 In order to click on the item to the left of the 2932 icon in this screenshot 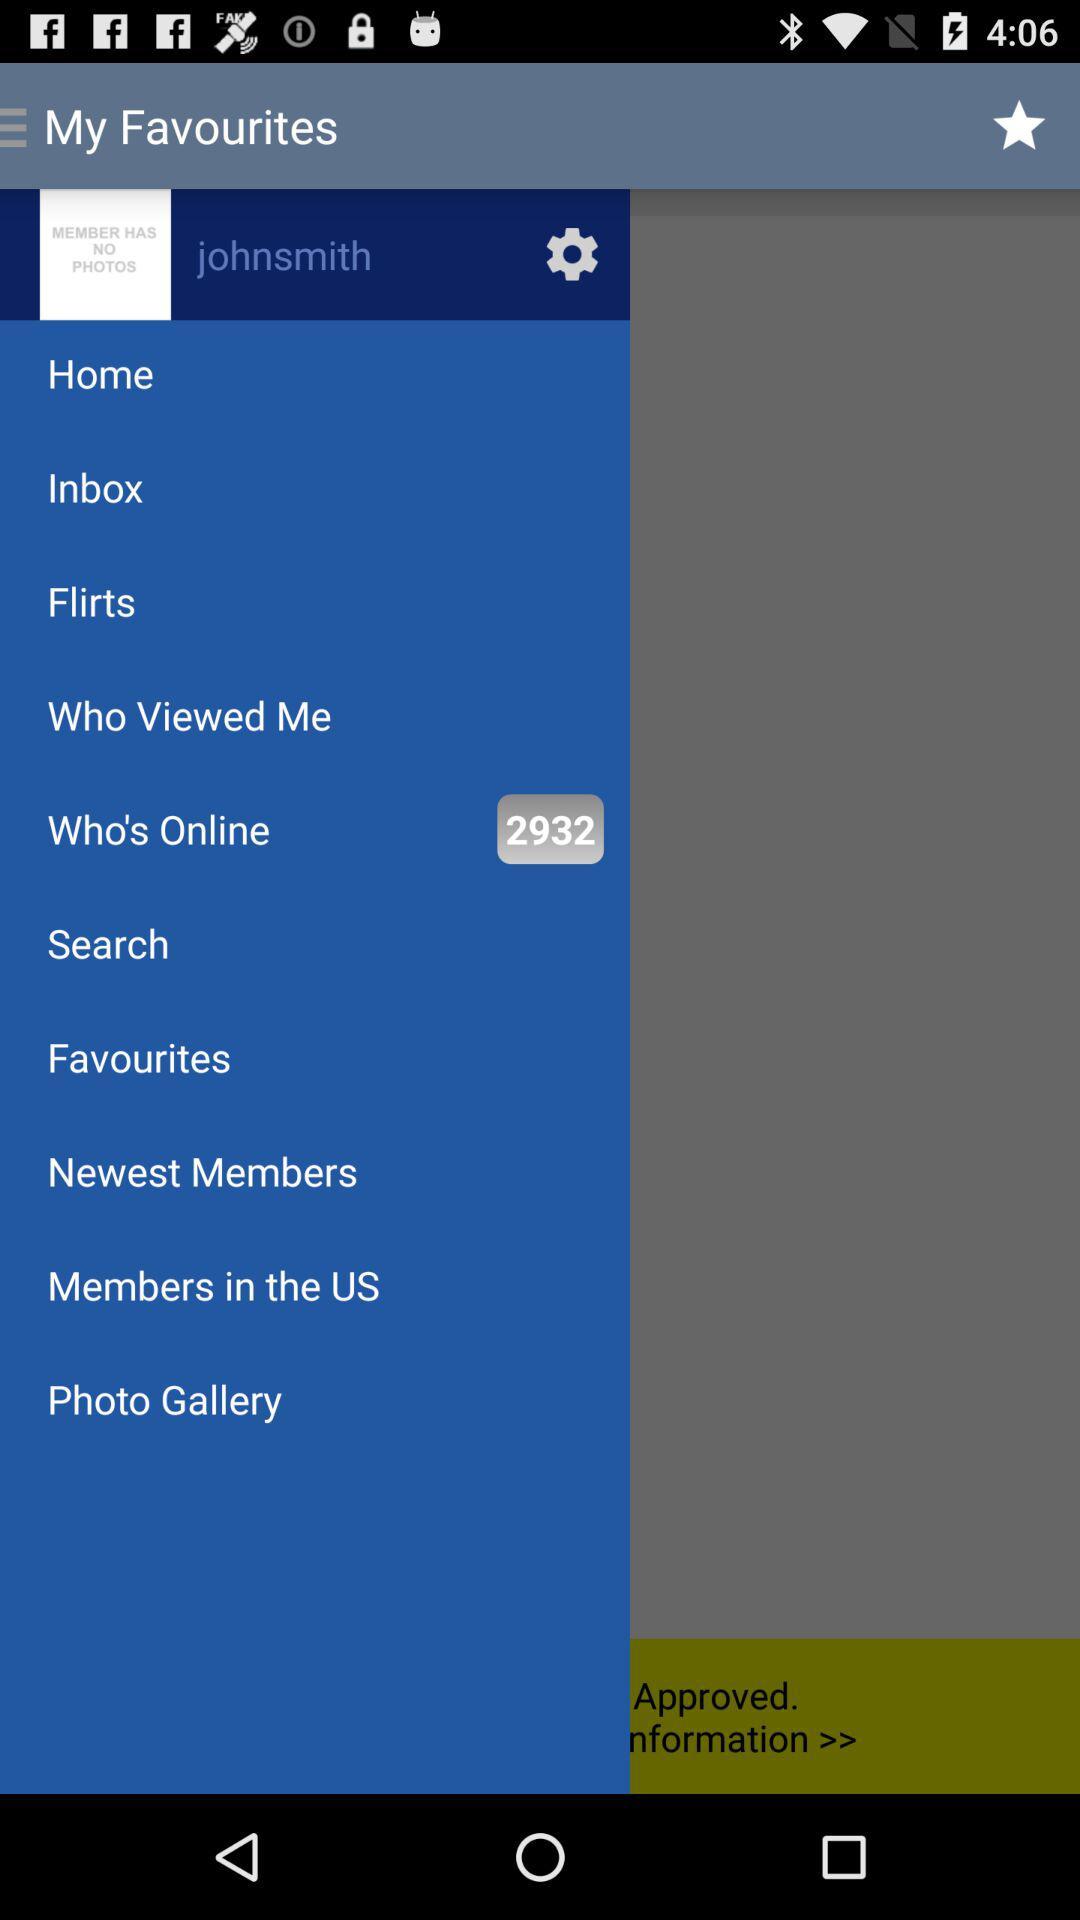, I will do `click(157, 829)`.